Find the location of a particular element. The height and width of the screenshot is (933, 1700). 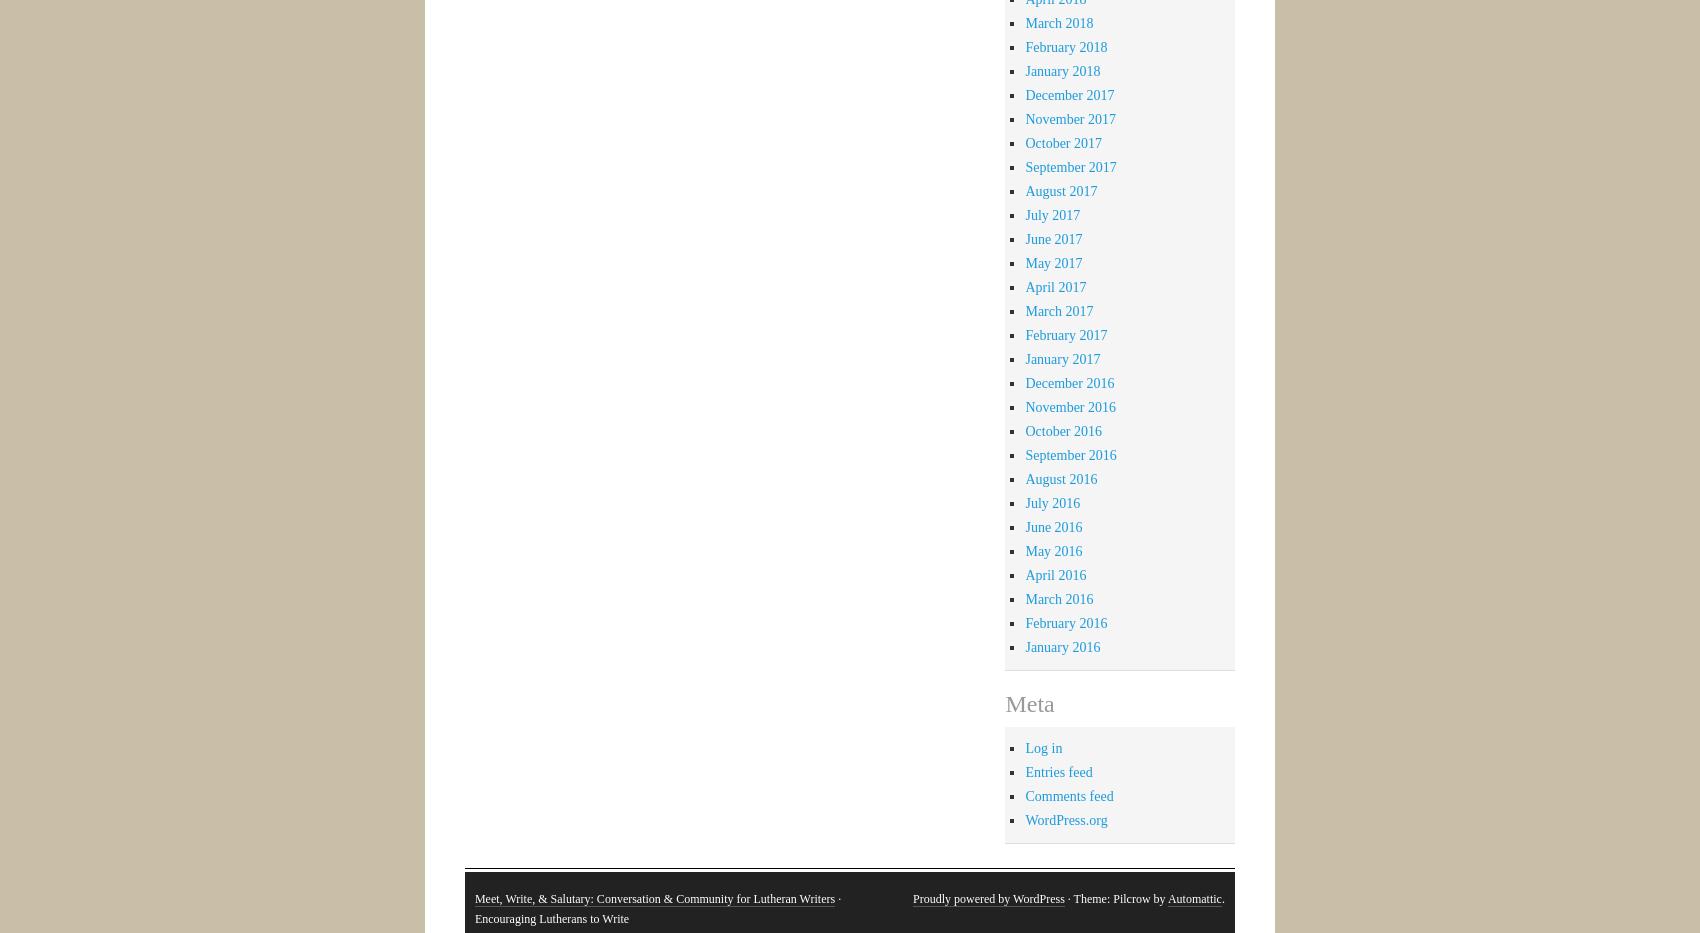

'December 2016' is located at coordinates (1069, 382).